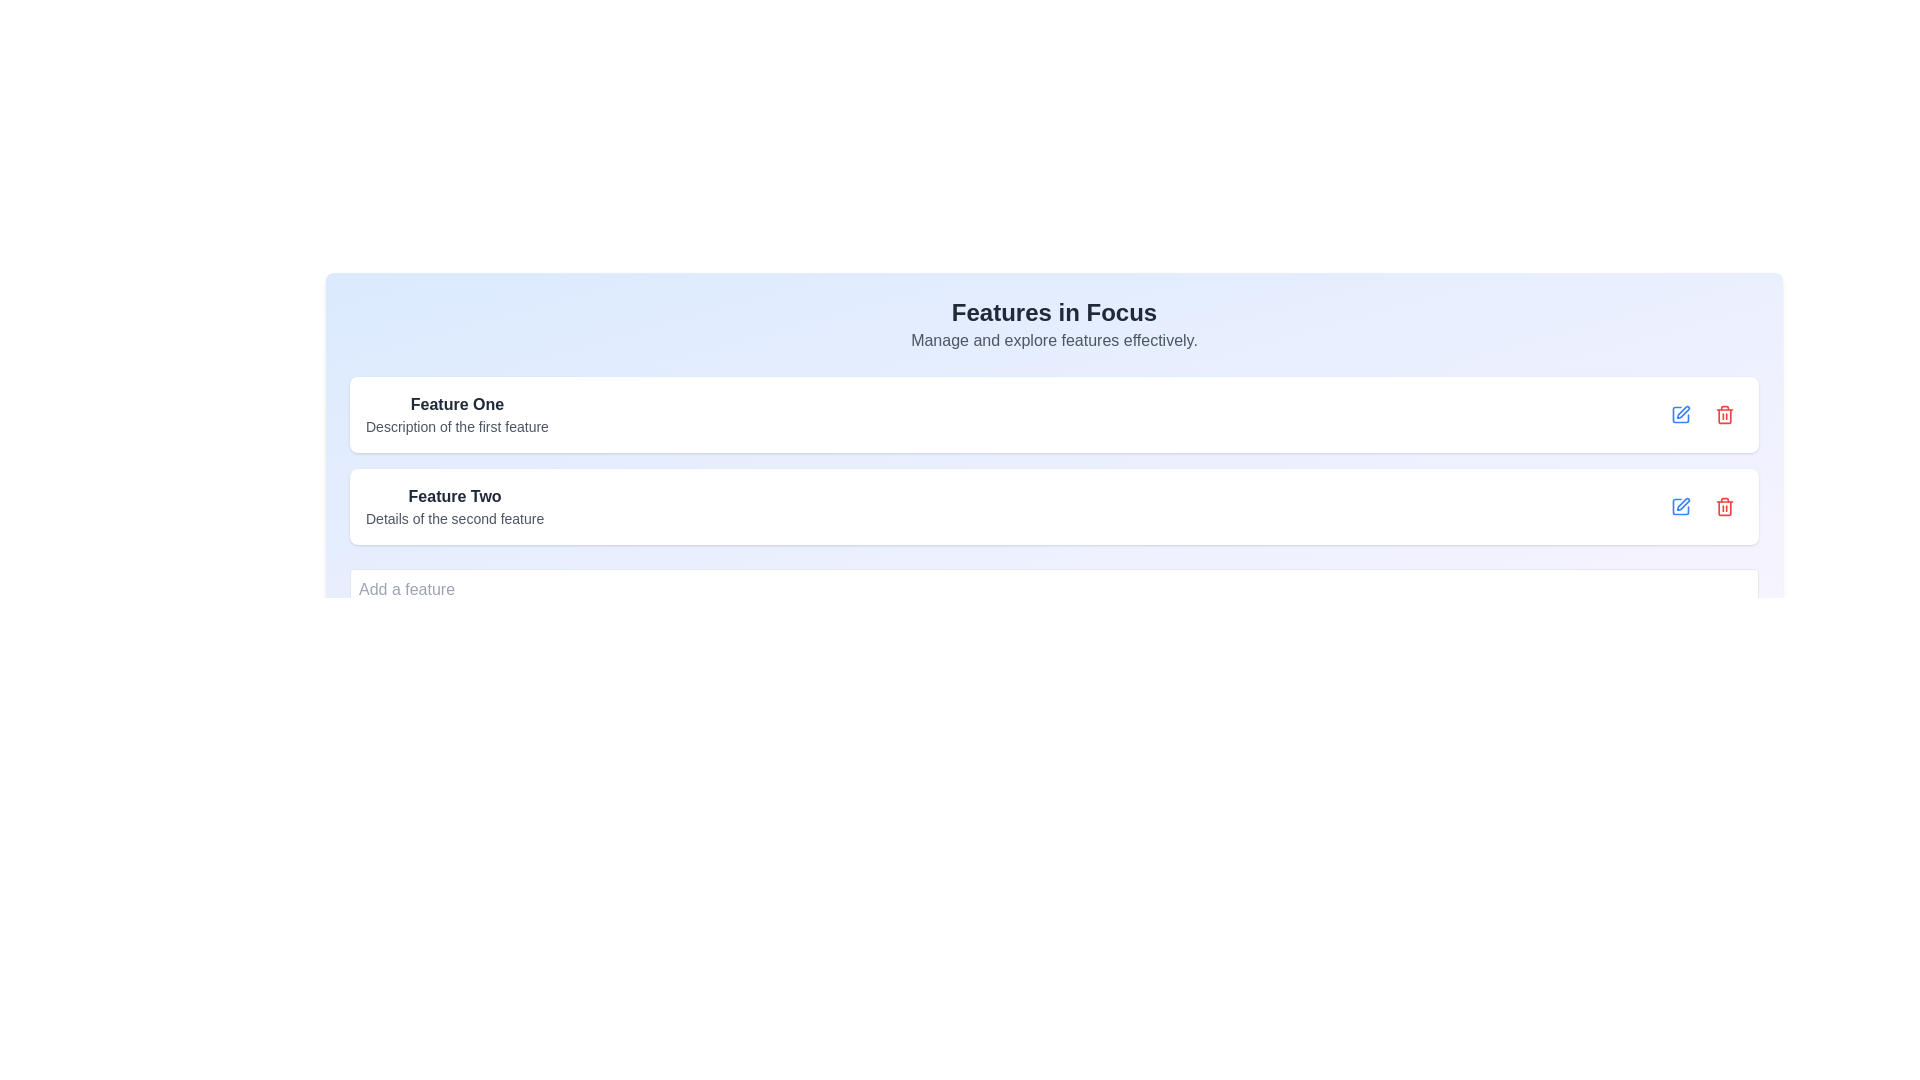 Image resolution: width=1920 pixels, height=1080 pixels. What do you see at coordinates (1723, 505) in the screenshot?
I see `the trash icon button, which is red and designed to represent a delete action` at bounding box center [1723, 505].